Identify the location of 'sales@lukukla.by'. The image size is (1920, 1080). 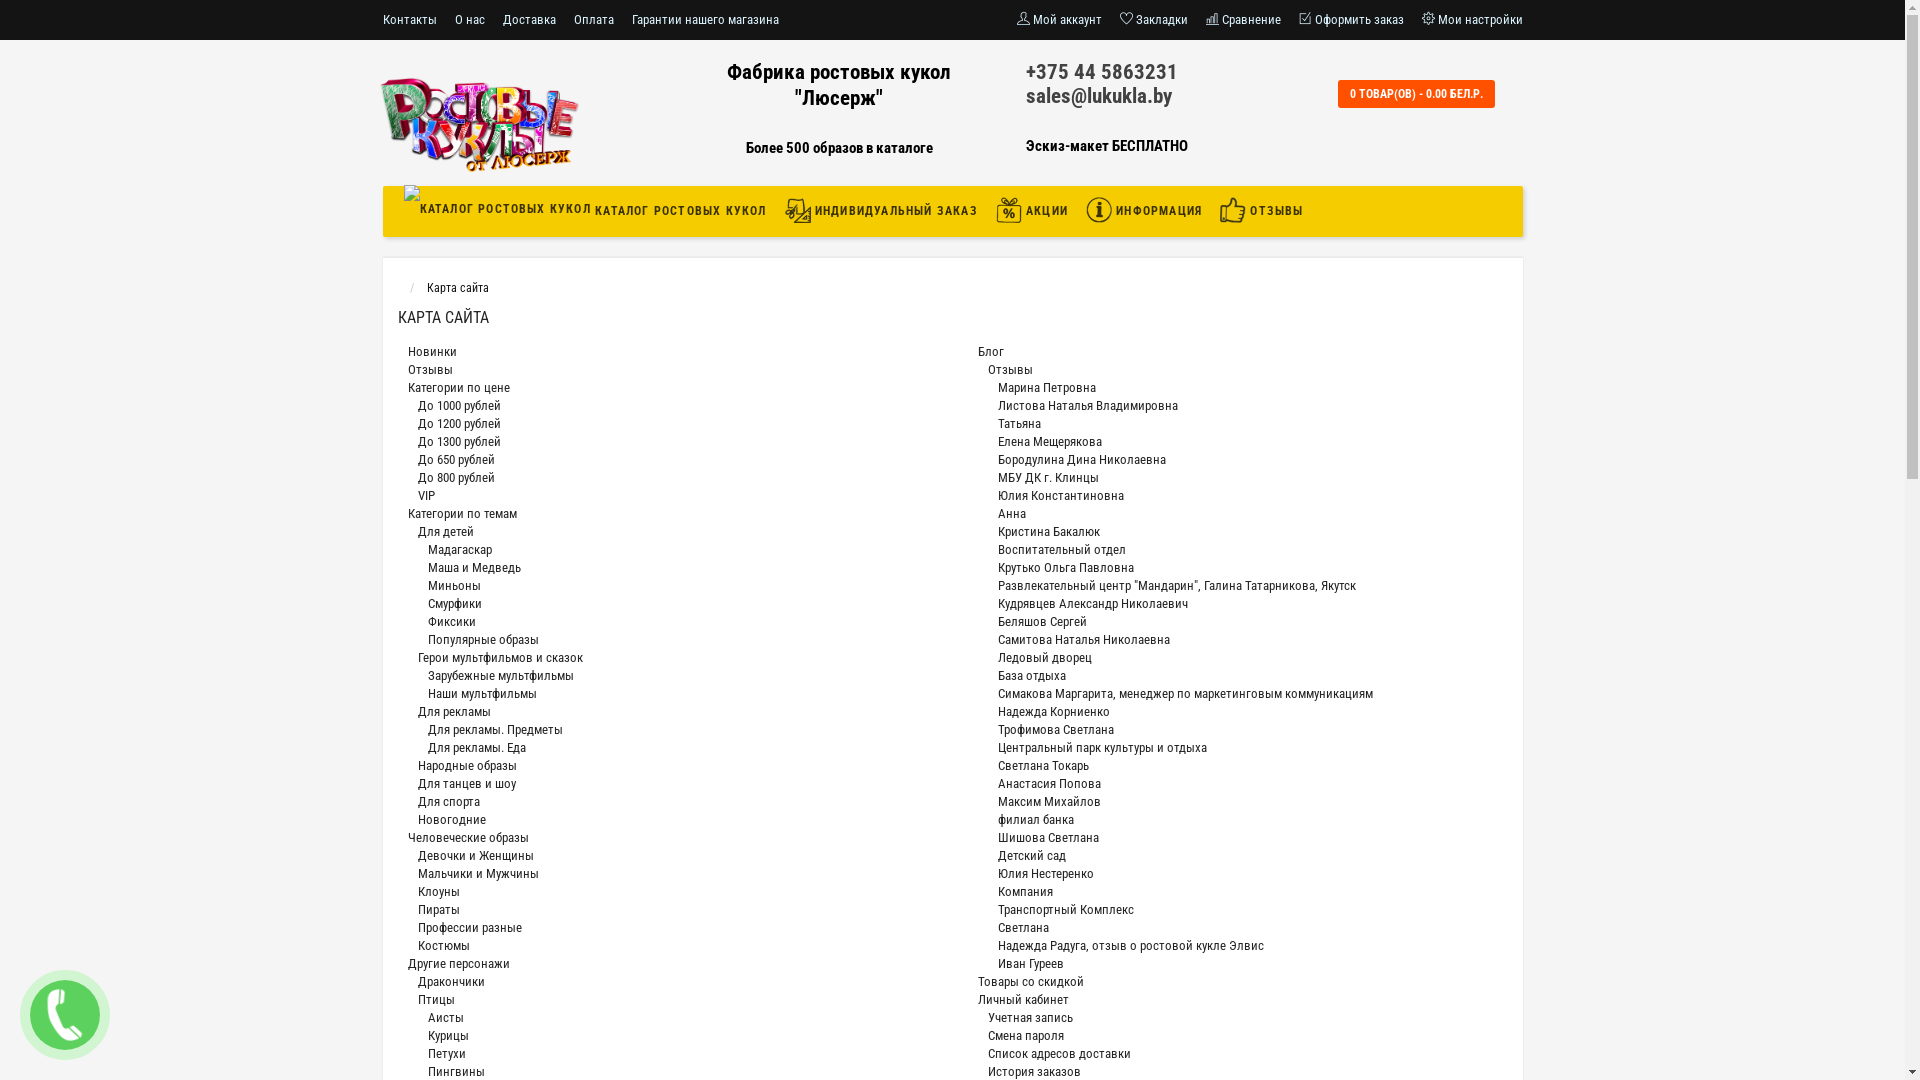
(1098, 95).